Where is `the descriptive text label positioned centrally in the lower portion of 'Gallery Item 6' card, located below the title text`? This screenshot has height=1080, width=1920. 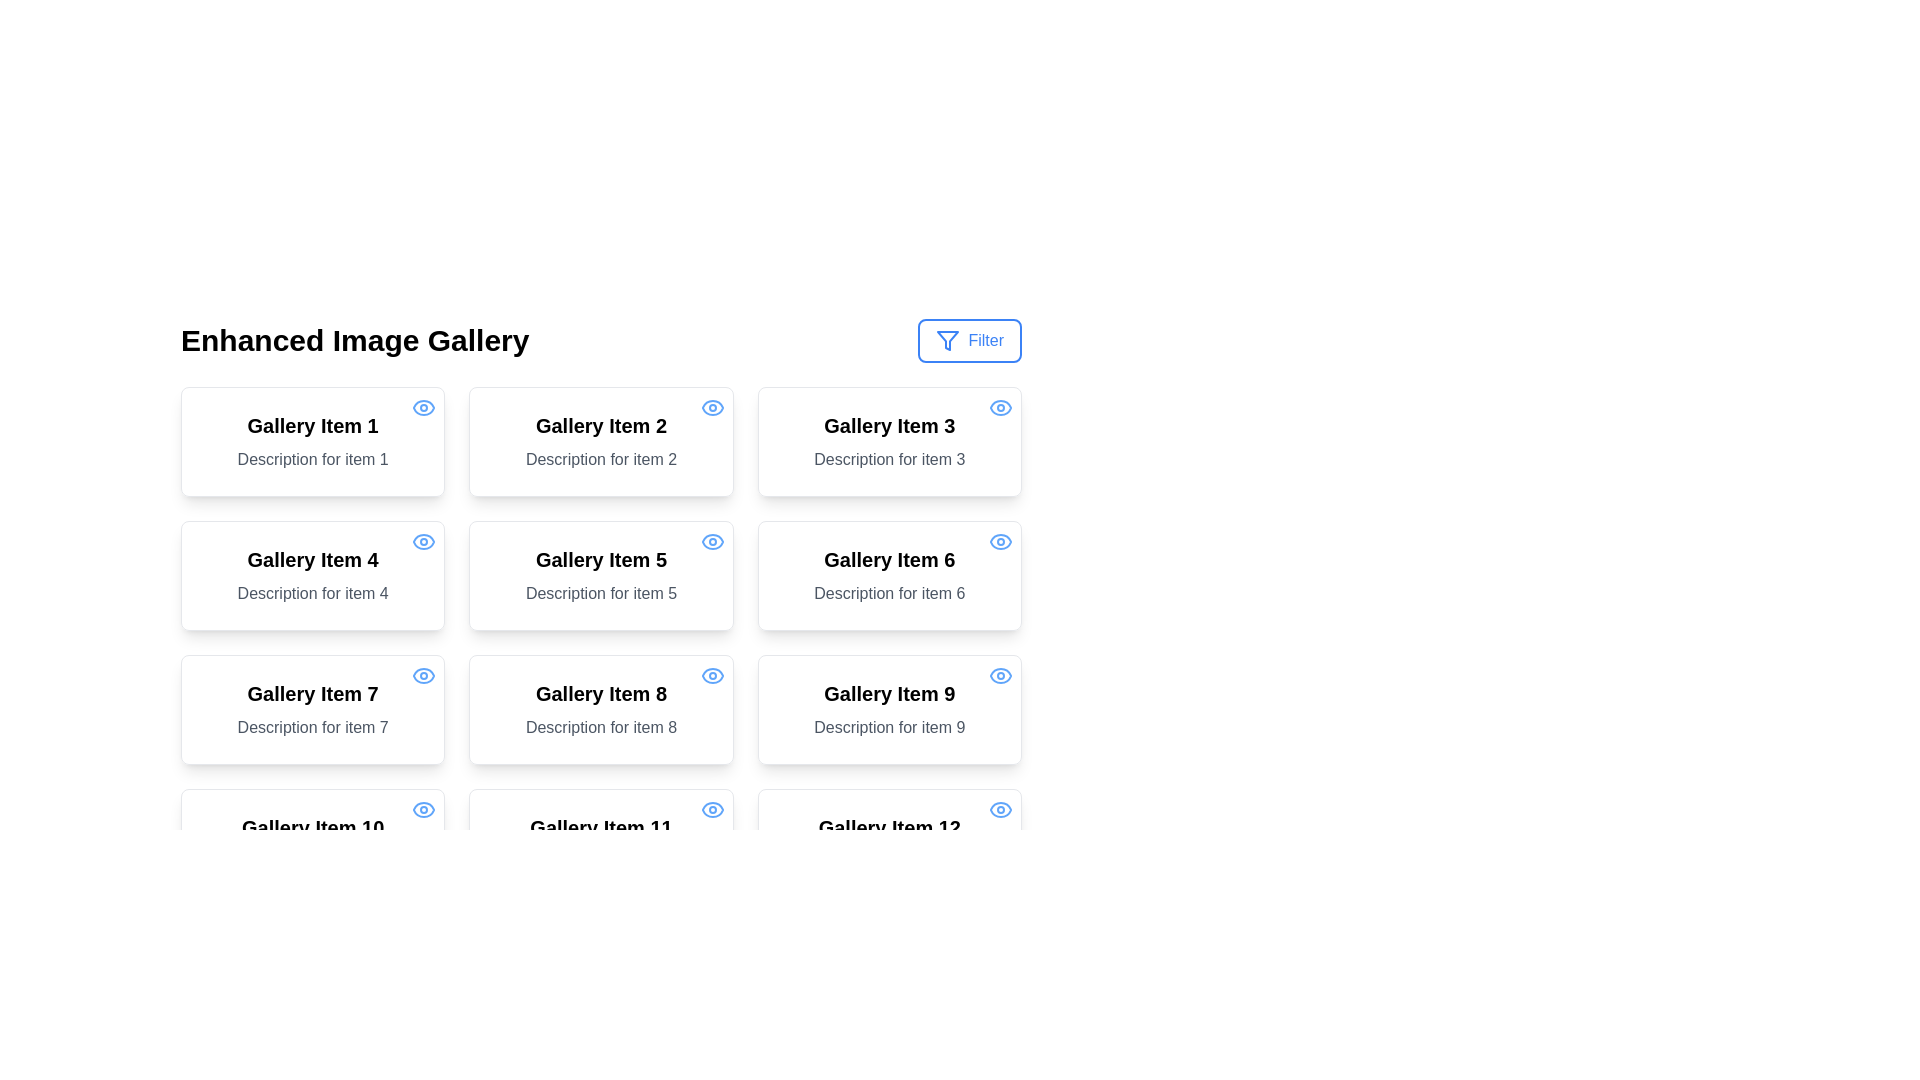
the descriptive text label positioned centrally in the lower portion of 'Gallery Item 6' card, located below the title text is located at coordinates (888, 593).